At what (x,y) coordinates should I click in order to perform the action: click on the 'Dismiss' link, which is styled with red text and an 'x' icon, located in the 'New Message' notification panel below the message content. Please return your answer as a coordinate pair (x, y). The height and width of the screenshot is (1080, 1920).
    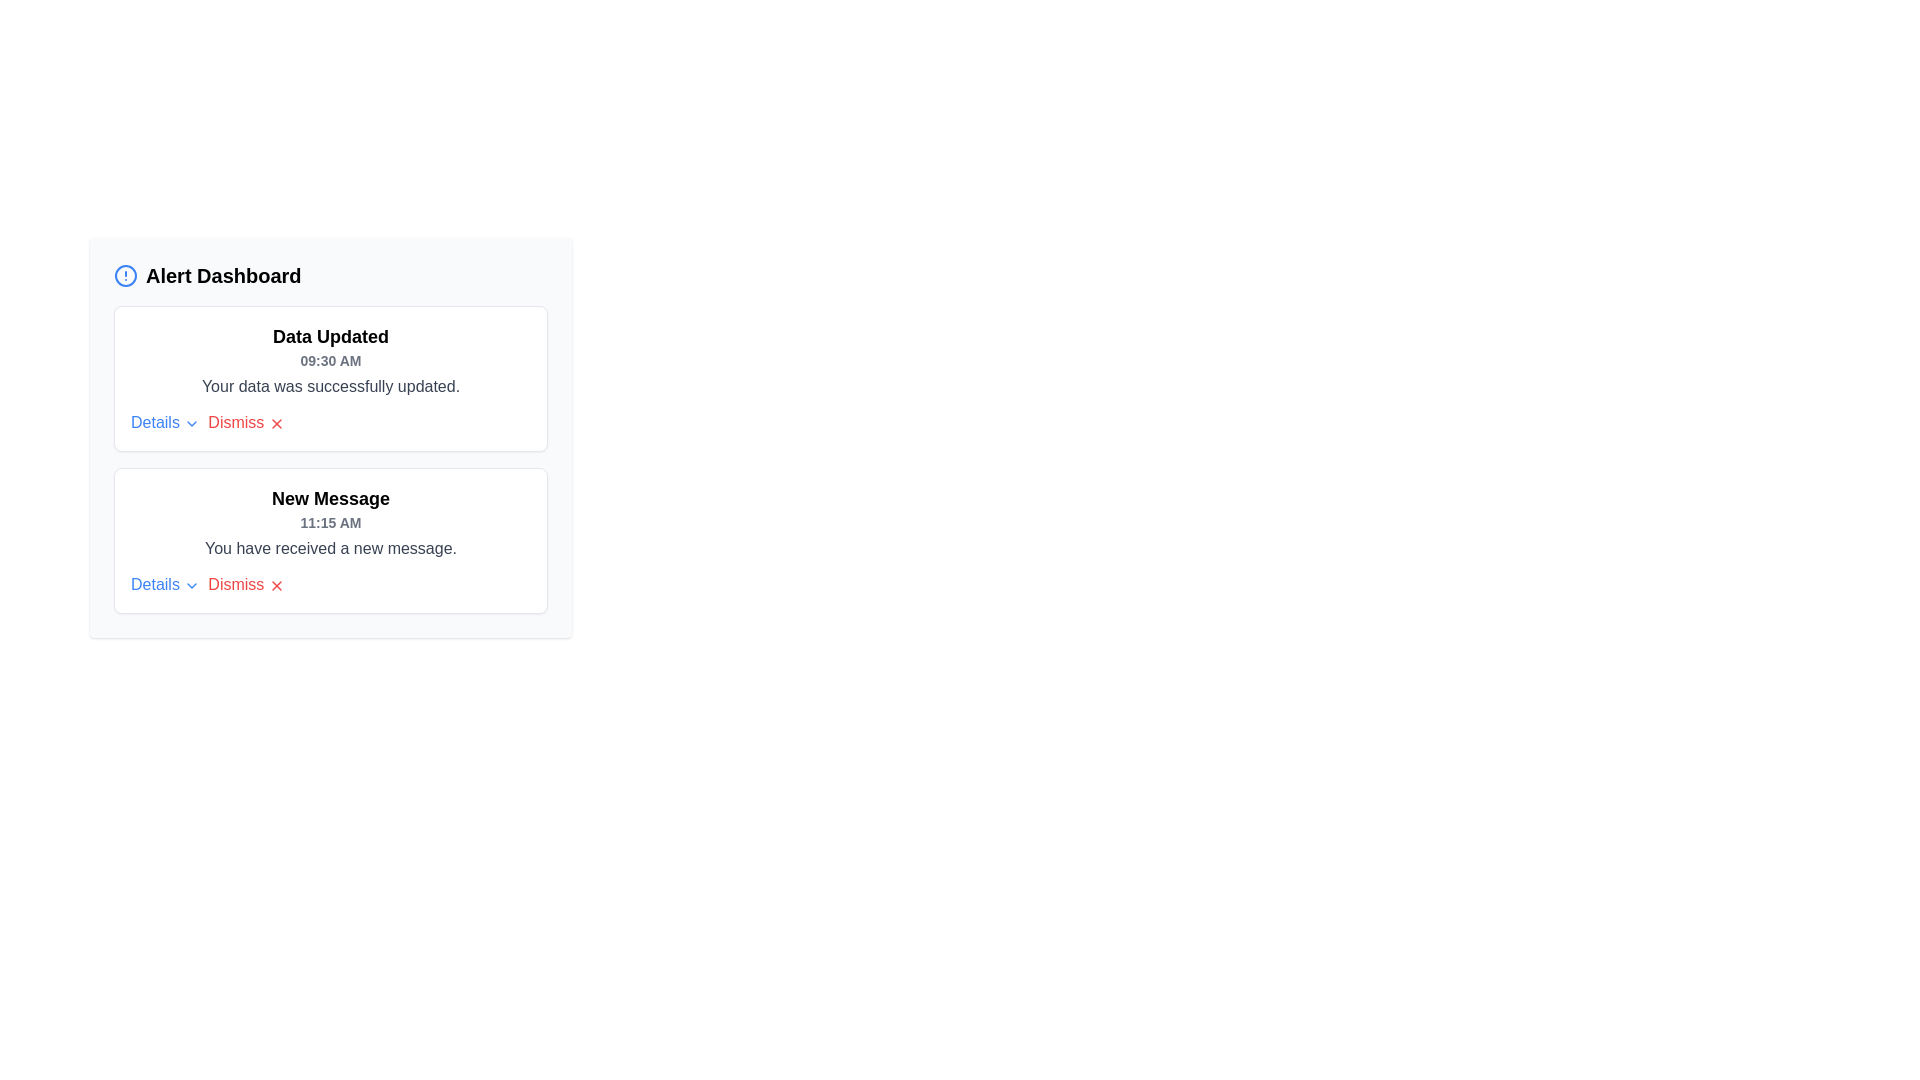
    Looking at the image, I should click on (331, 585).